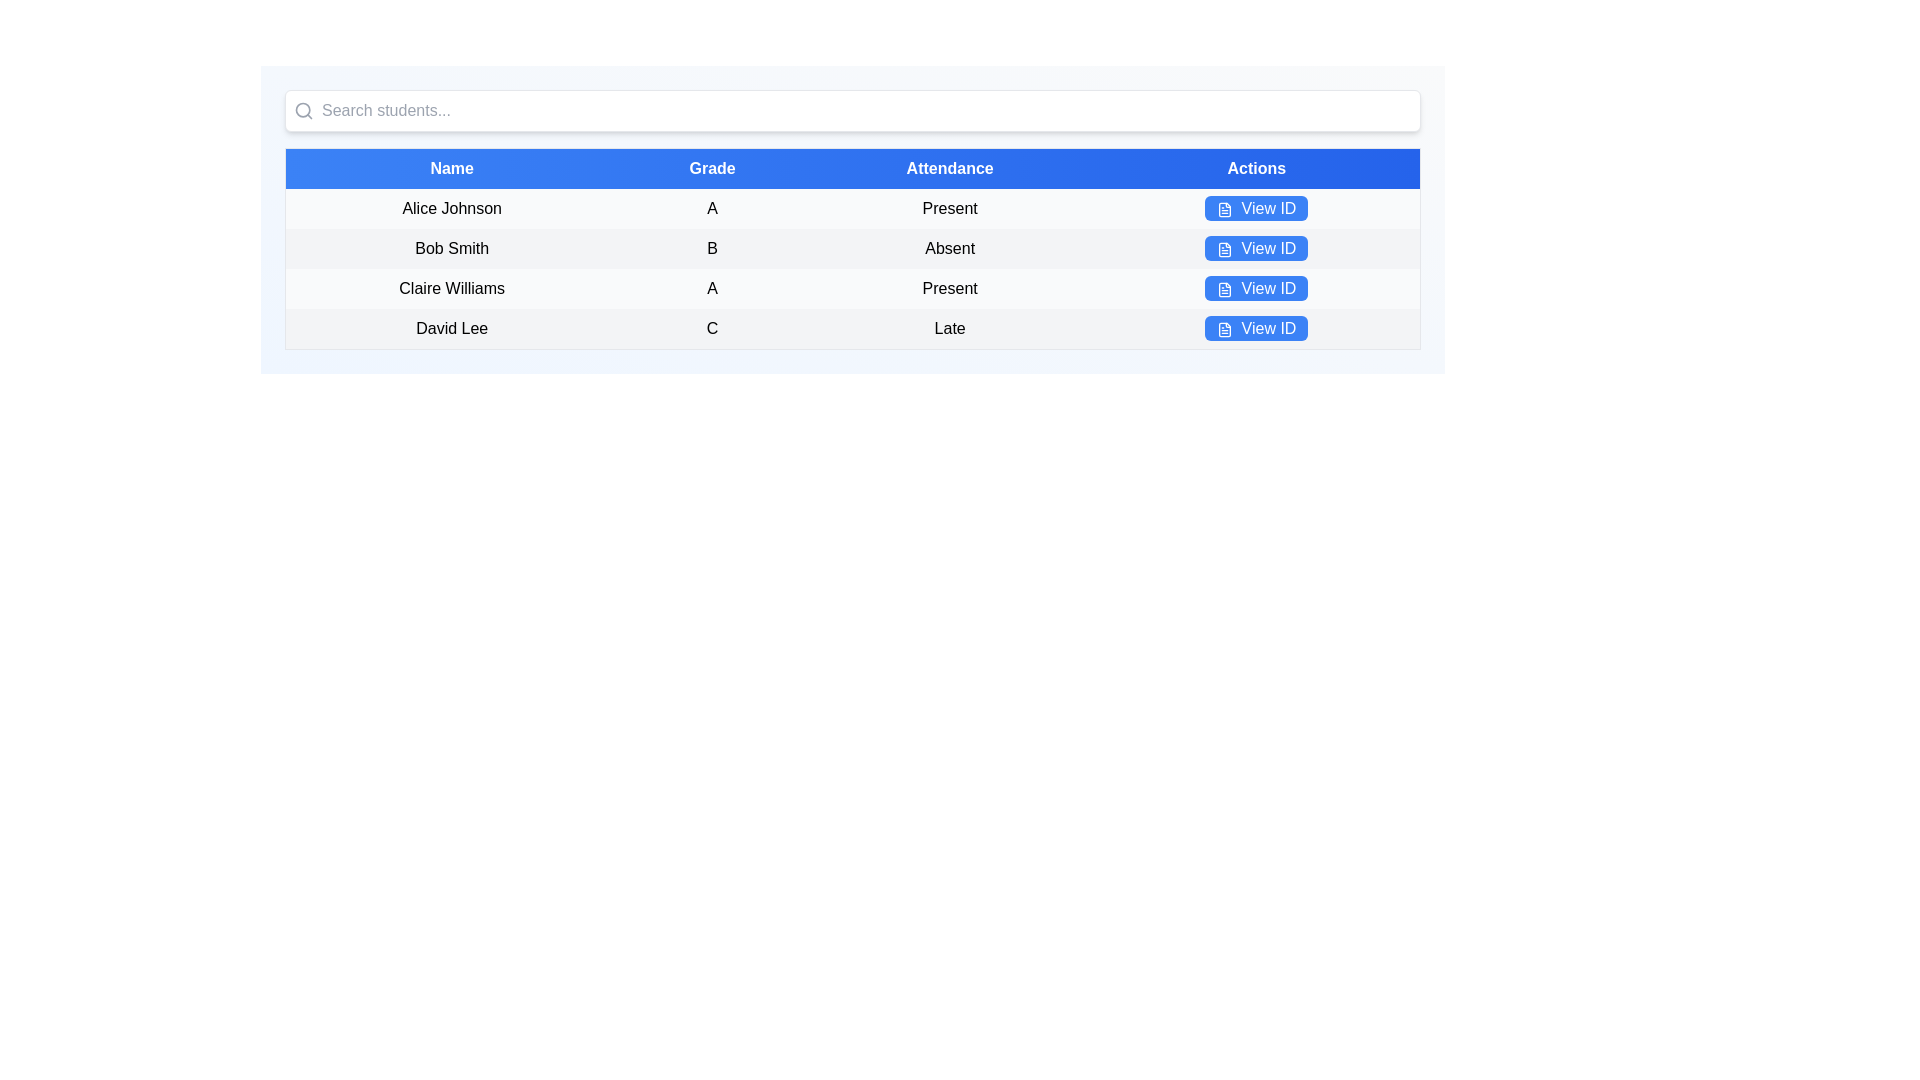 This screenshot has width=1920, height=1080. I want to click on the circular lens of the search icon, which is part of the magnifying glass icon located to the left of the search input box in the header, so click(302, 110).